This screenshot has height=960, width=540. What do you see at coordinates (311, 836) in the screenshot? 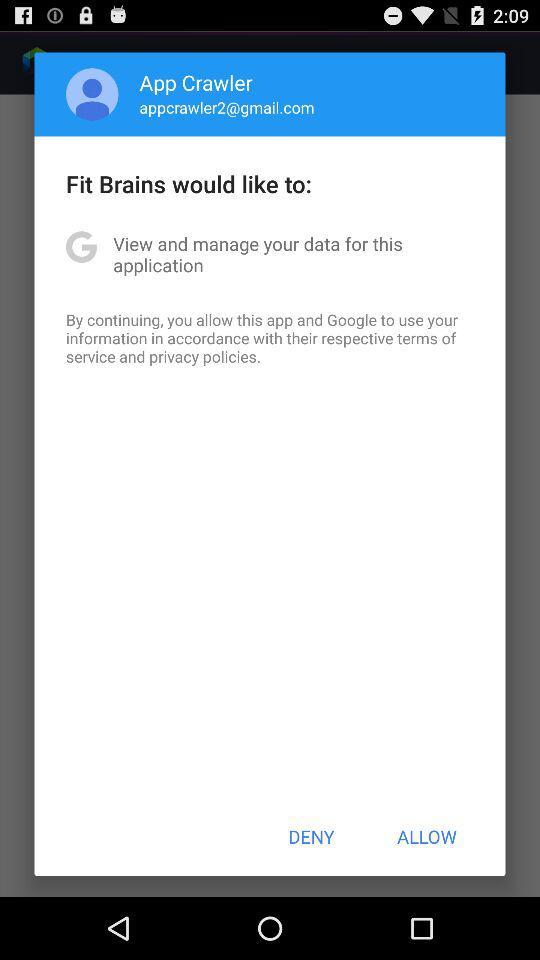
I see `item at the bottom` at bounding box center [311, 836].